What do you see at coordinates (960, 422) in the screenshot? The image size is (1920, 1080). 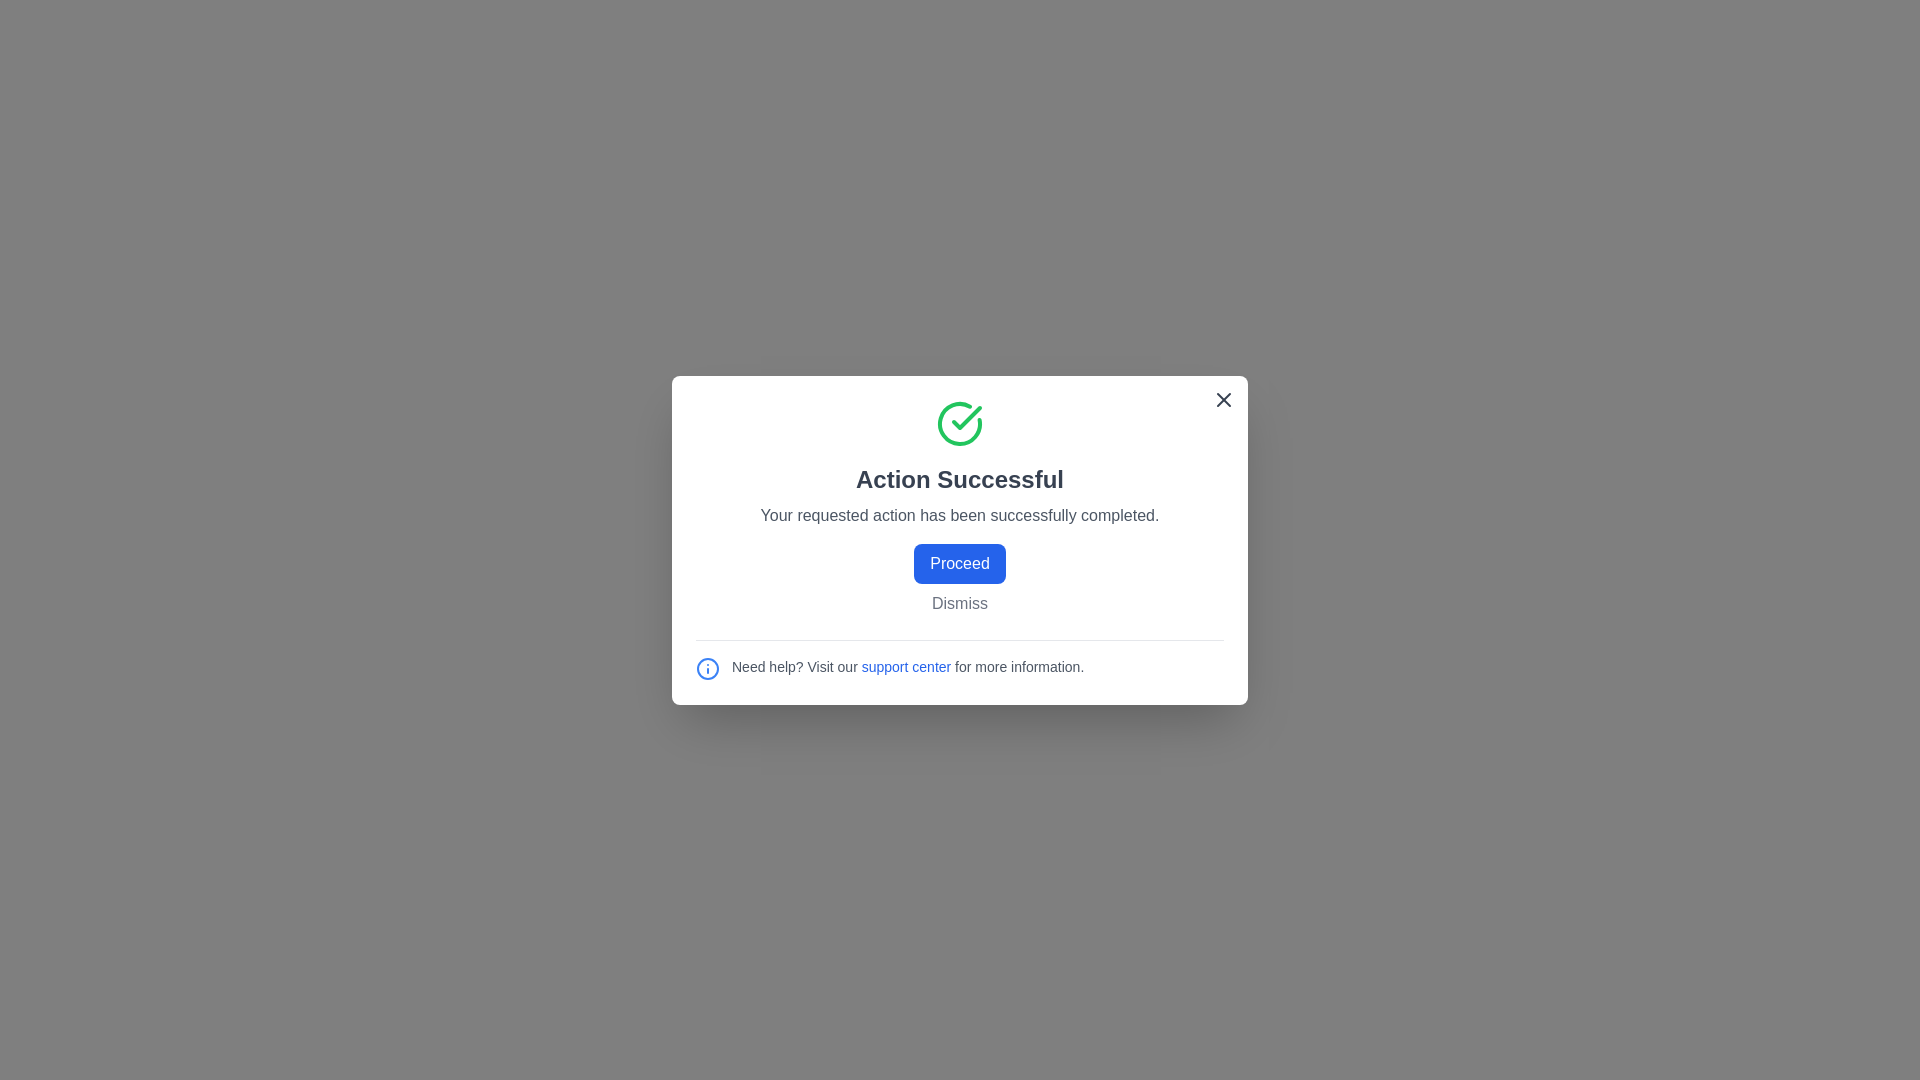 I see `the success icon, which is a checkmark encircled by a green circle, located at the top section of the dialog above the text 'Action Successful'` at bounding box center [960, 422].